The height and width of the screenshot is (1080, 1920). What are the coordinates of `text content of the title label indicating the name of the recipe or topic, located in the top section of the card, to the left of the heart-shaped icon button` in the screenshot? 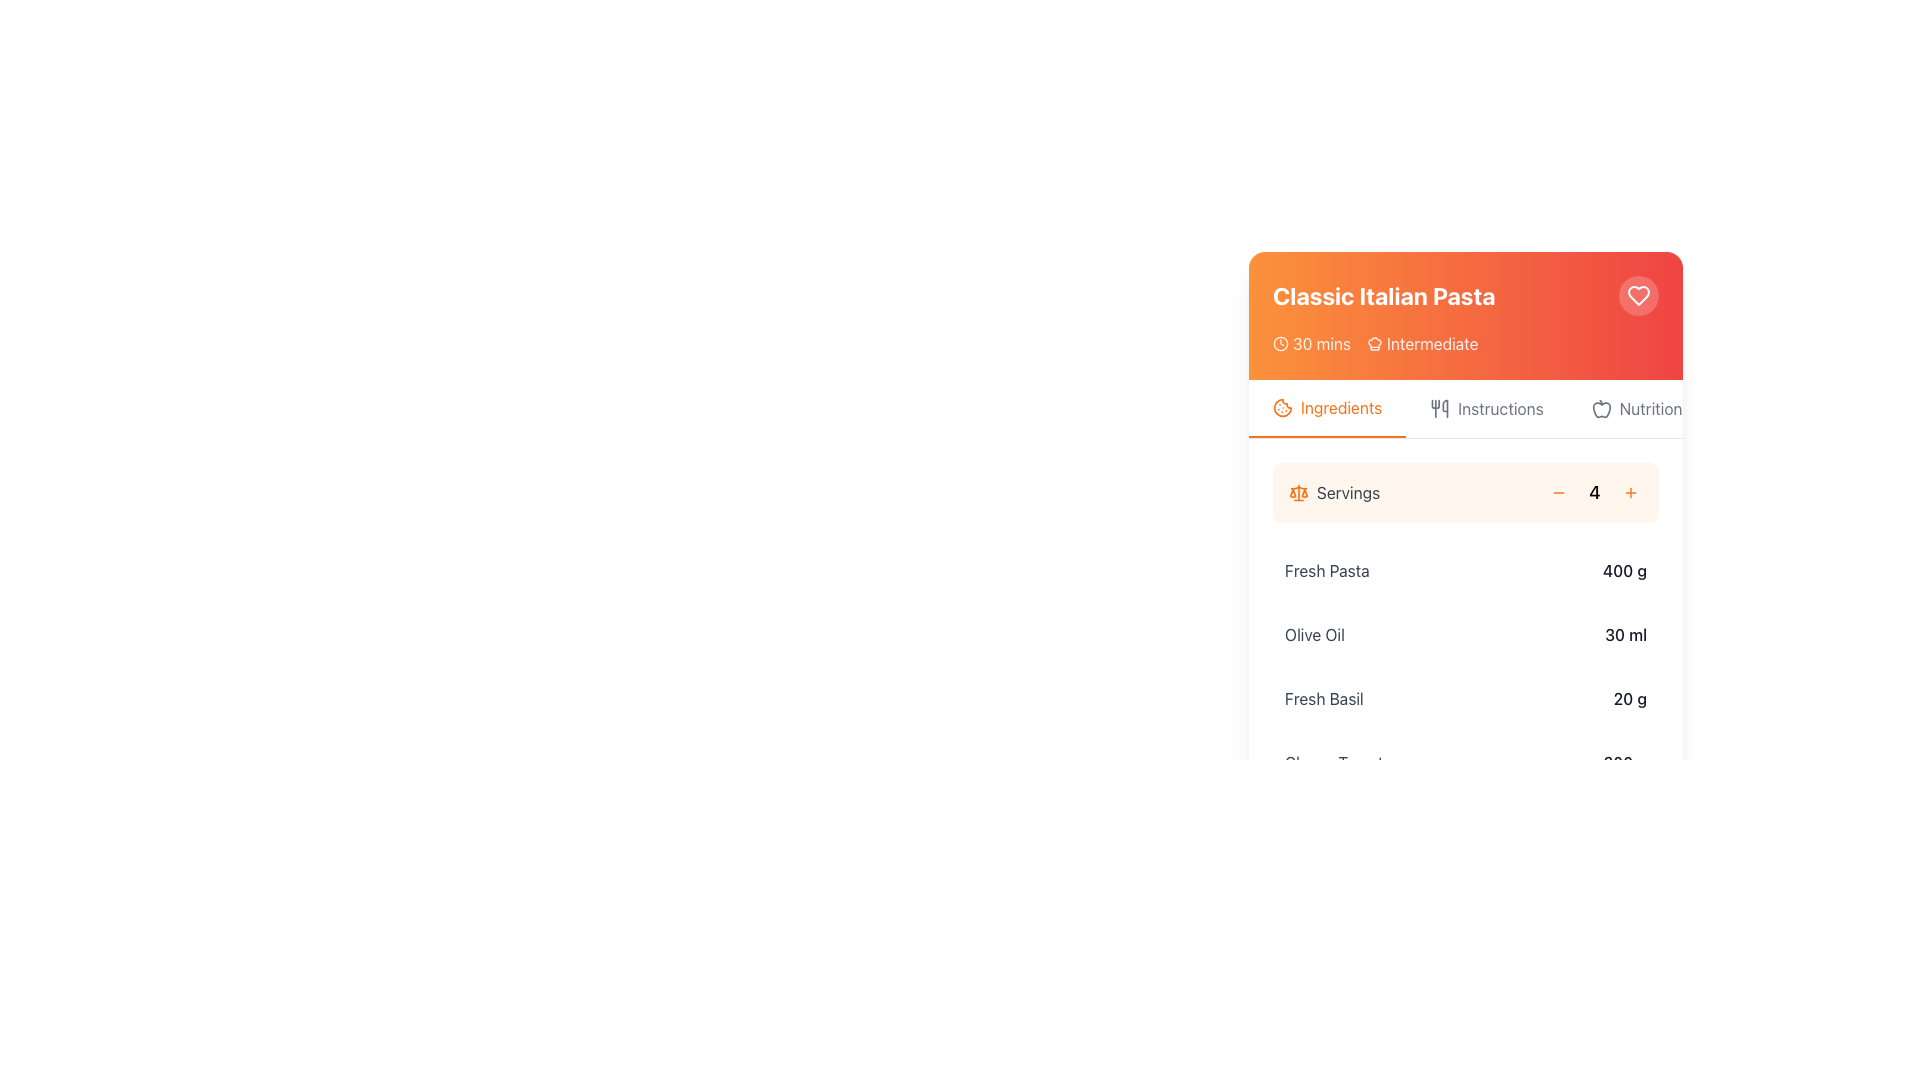 It's located at (1383, 296).